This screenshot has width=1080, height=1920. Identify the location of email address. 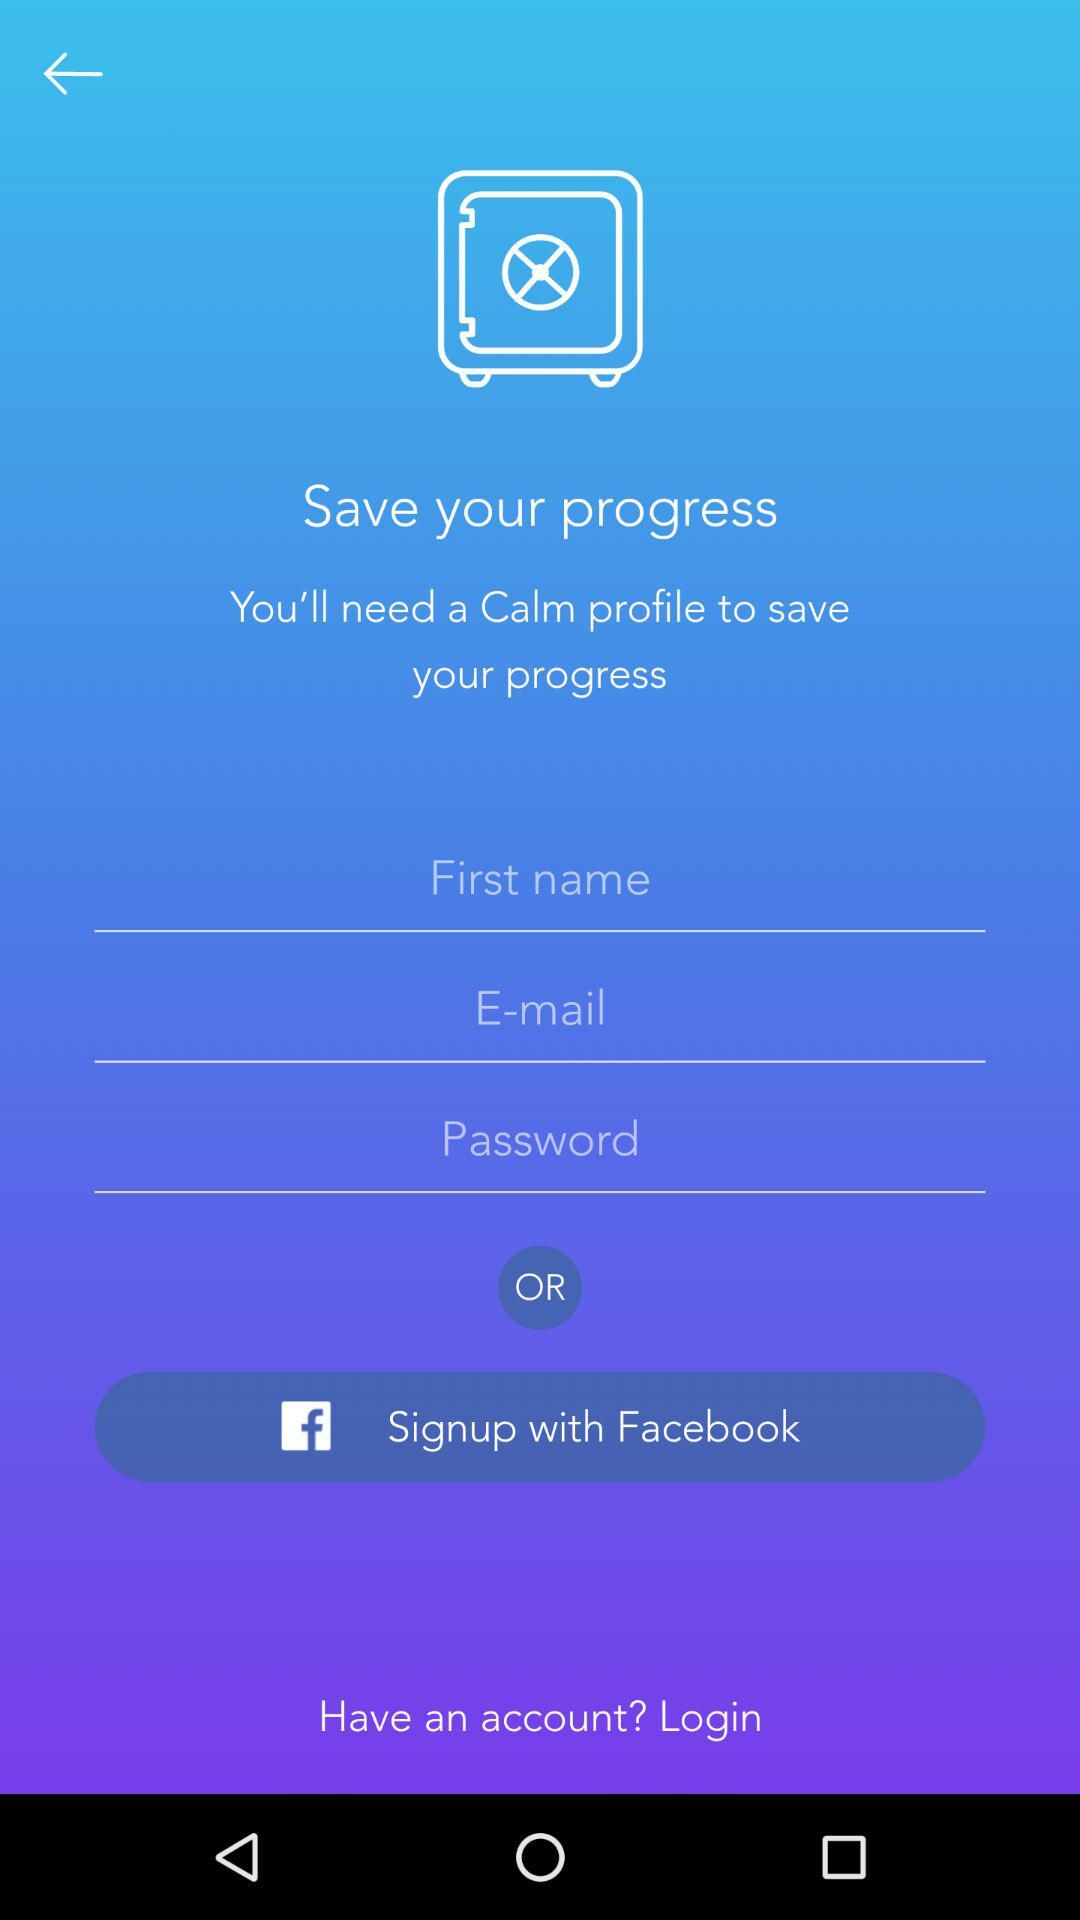
(540, 1008).